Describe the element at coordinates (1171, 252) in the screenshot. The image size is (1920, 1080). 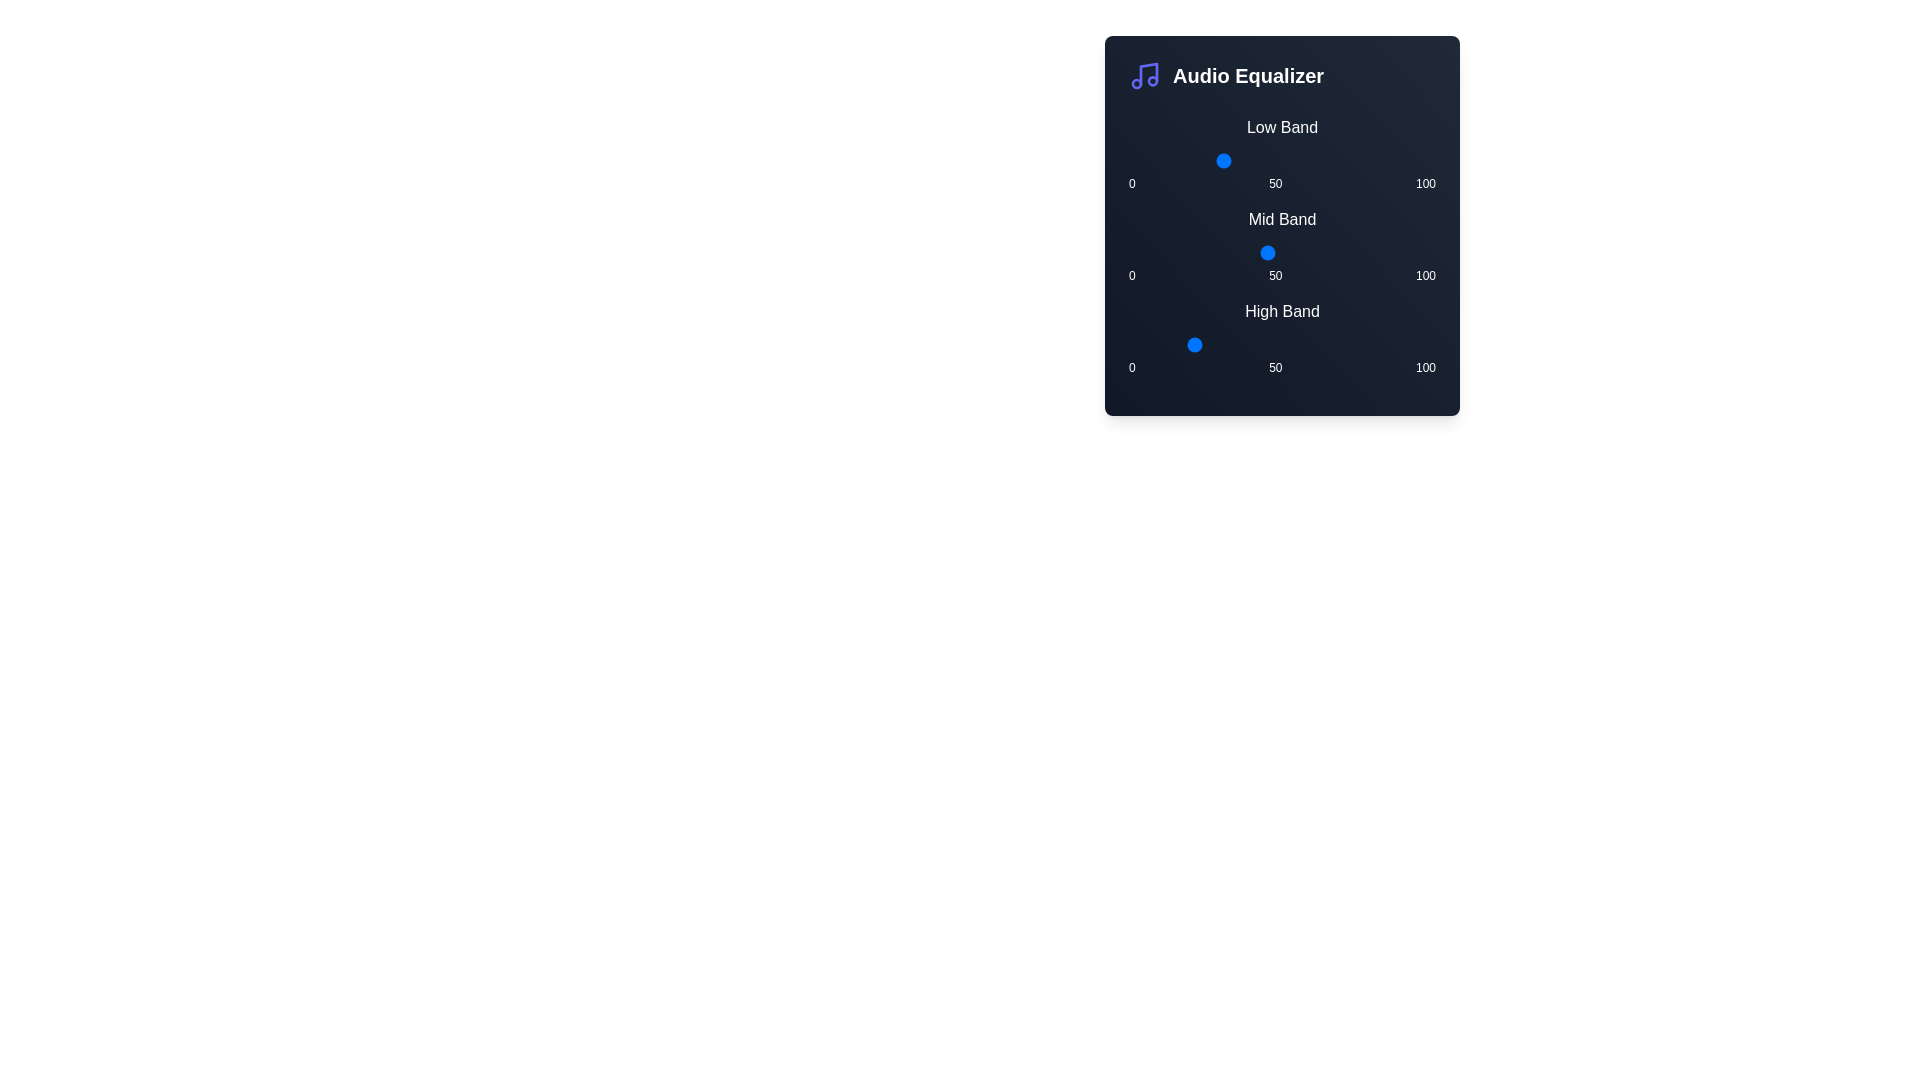
I see `the Mid Band slider to set its value to 14` at that location.